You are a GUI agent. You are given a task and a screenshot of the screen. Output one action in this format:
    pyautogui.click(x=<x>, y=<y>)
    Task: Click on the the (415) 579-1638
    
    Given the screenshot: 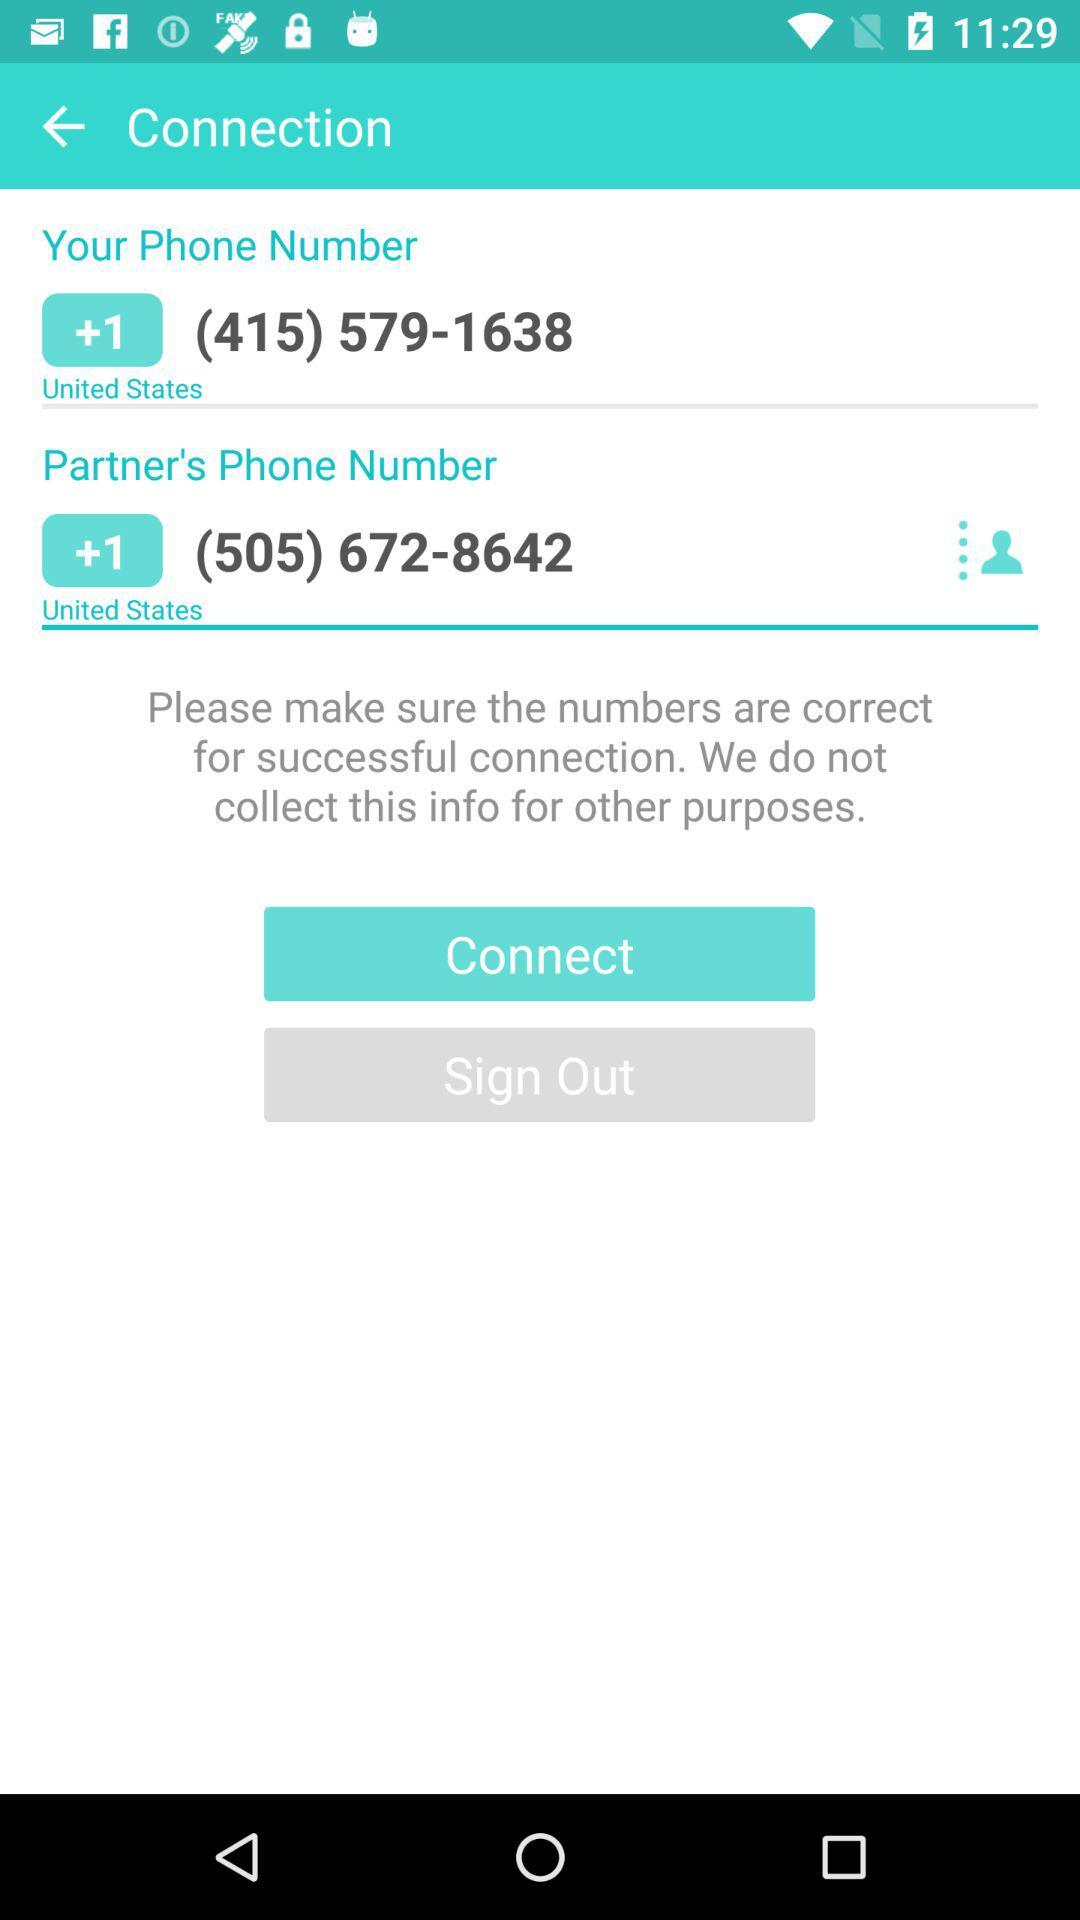 What is the action you would take?
    pyautogui.click(x=384, y=330)
    